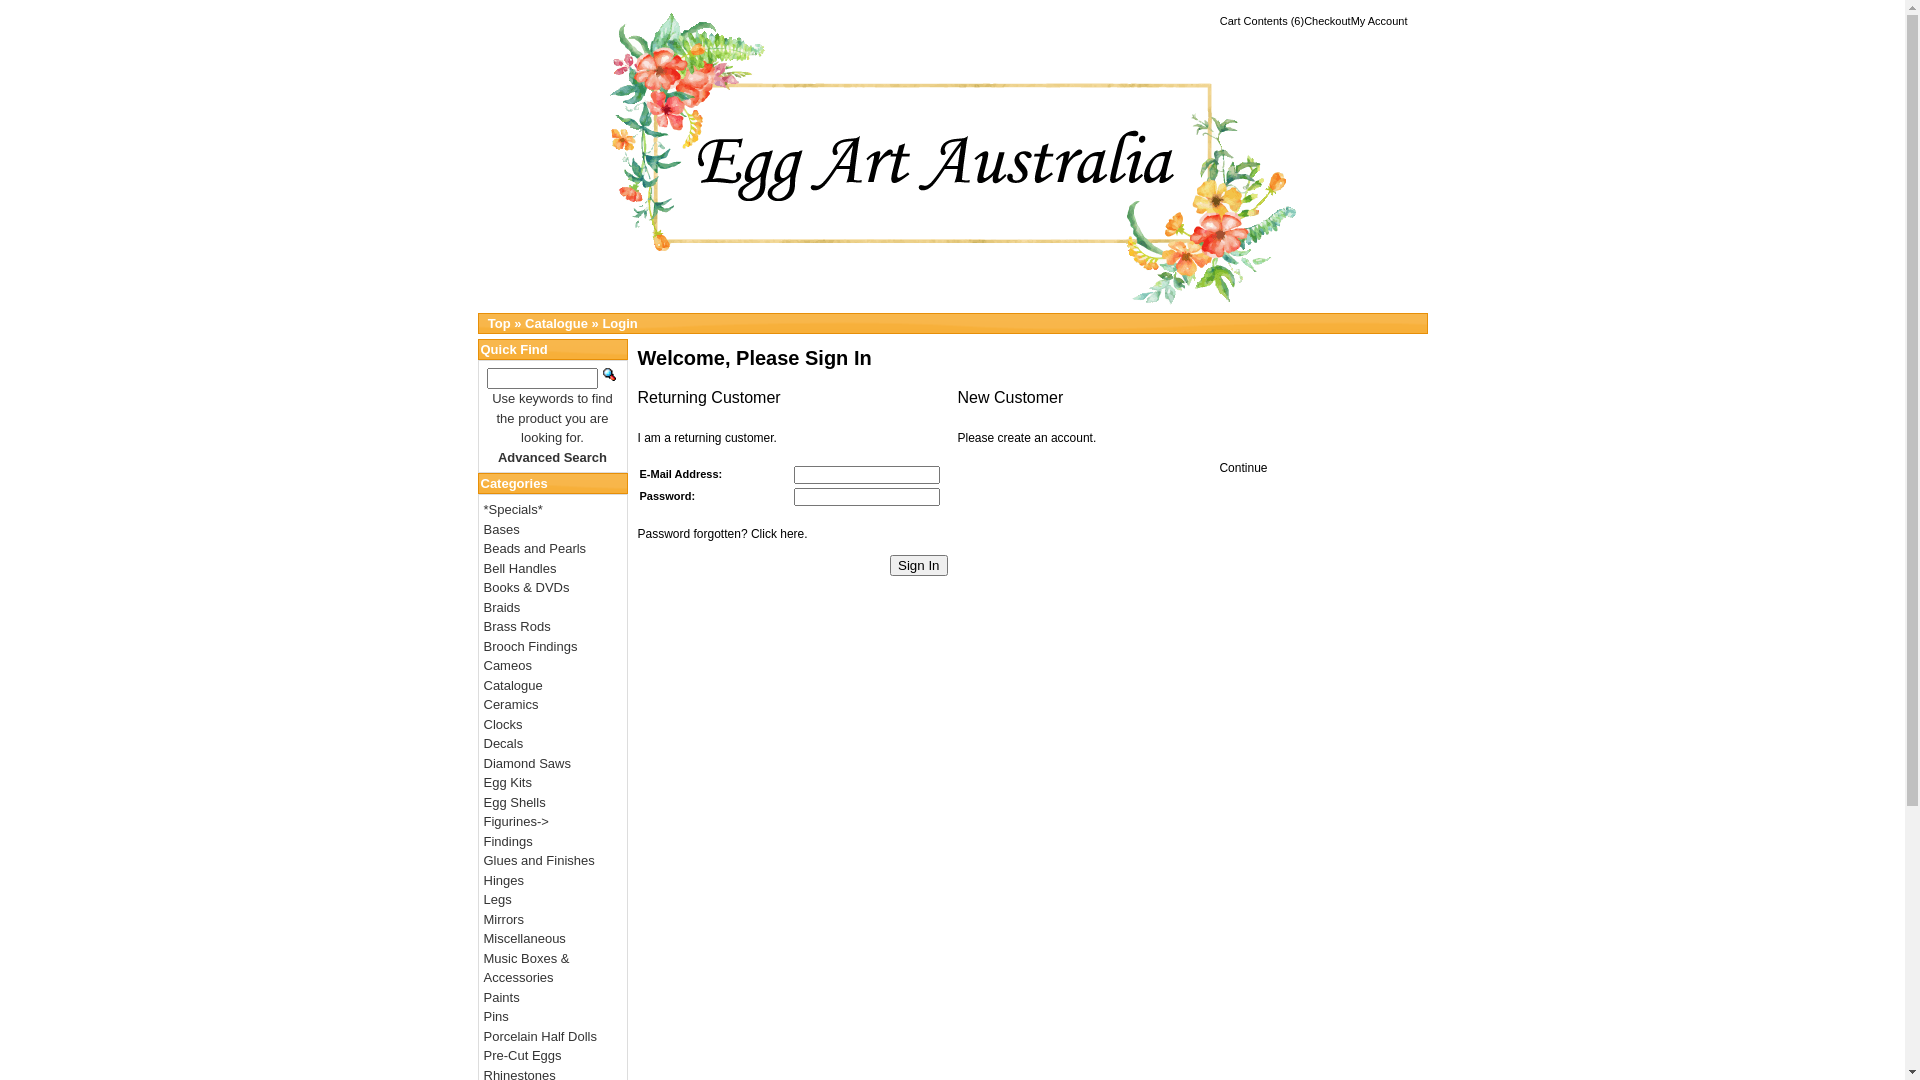 The width and height of the screenshot is (1920, 1080). Describe the element at coordinates (508, 781) in the screenshot. I see `'Egg Kits'` at that location.